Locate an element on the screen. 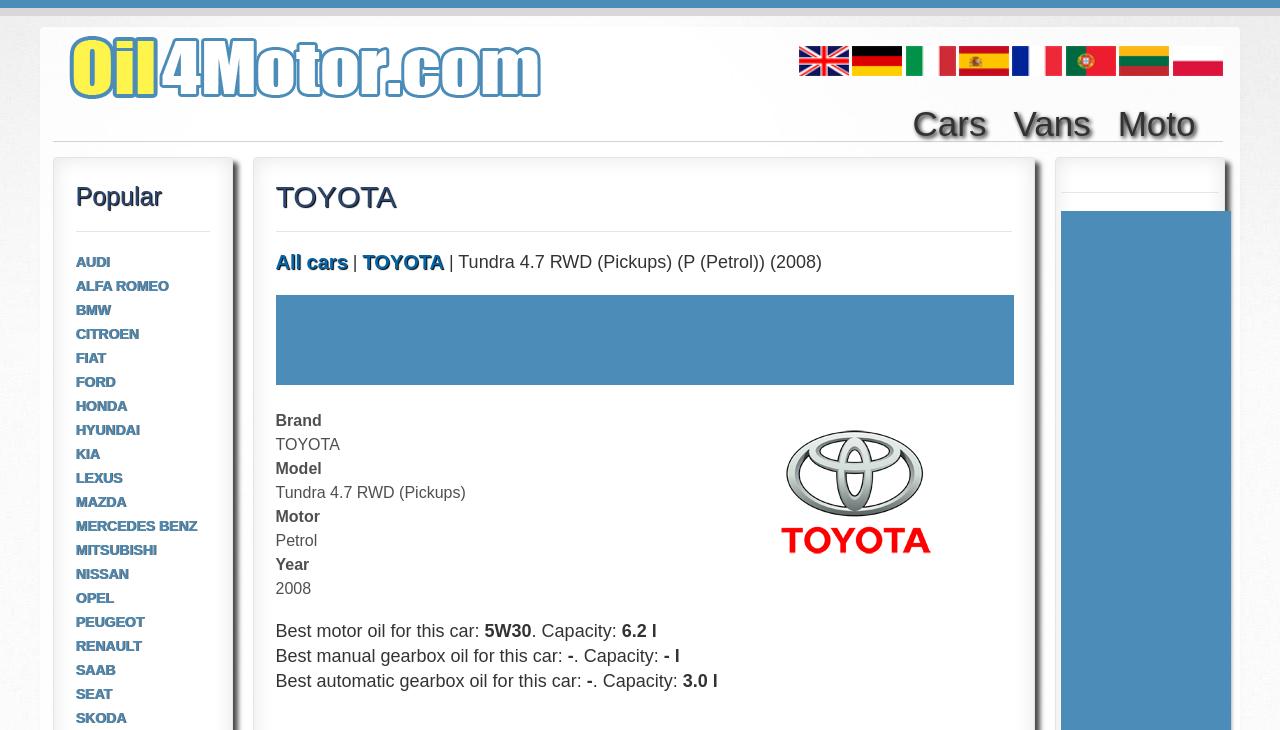  'Tundra 4.7 RWD (Pickups)' is located at coordinates (273, 491).